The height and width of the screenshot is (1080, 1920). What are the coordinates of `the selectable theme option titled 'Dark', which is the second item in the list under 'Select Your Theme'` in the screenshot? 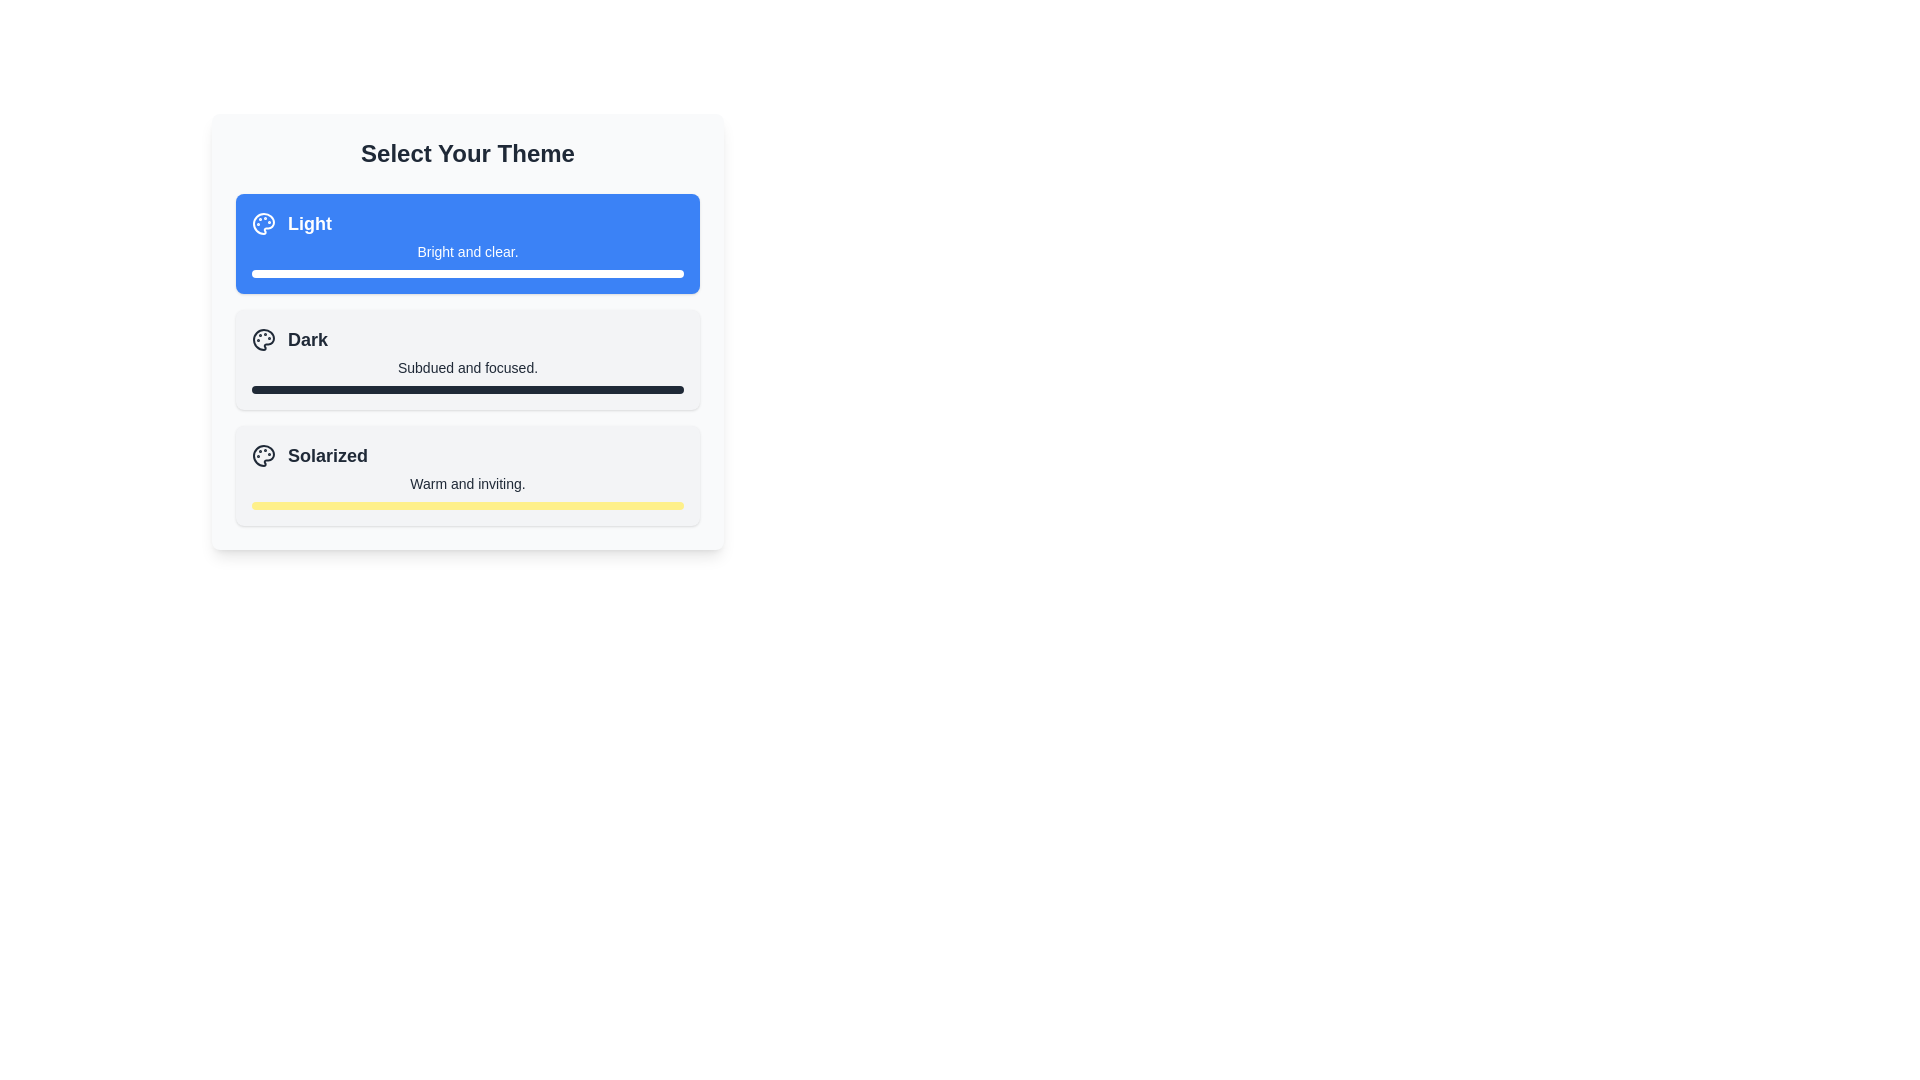 It's located at (466, 338).